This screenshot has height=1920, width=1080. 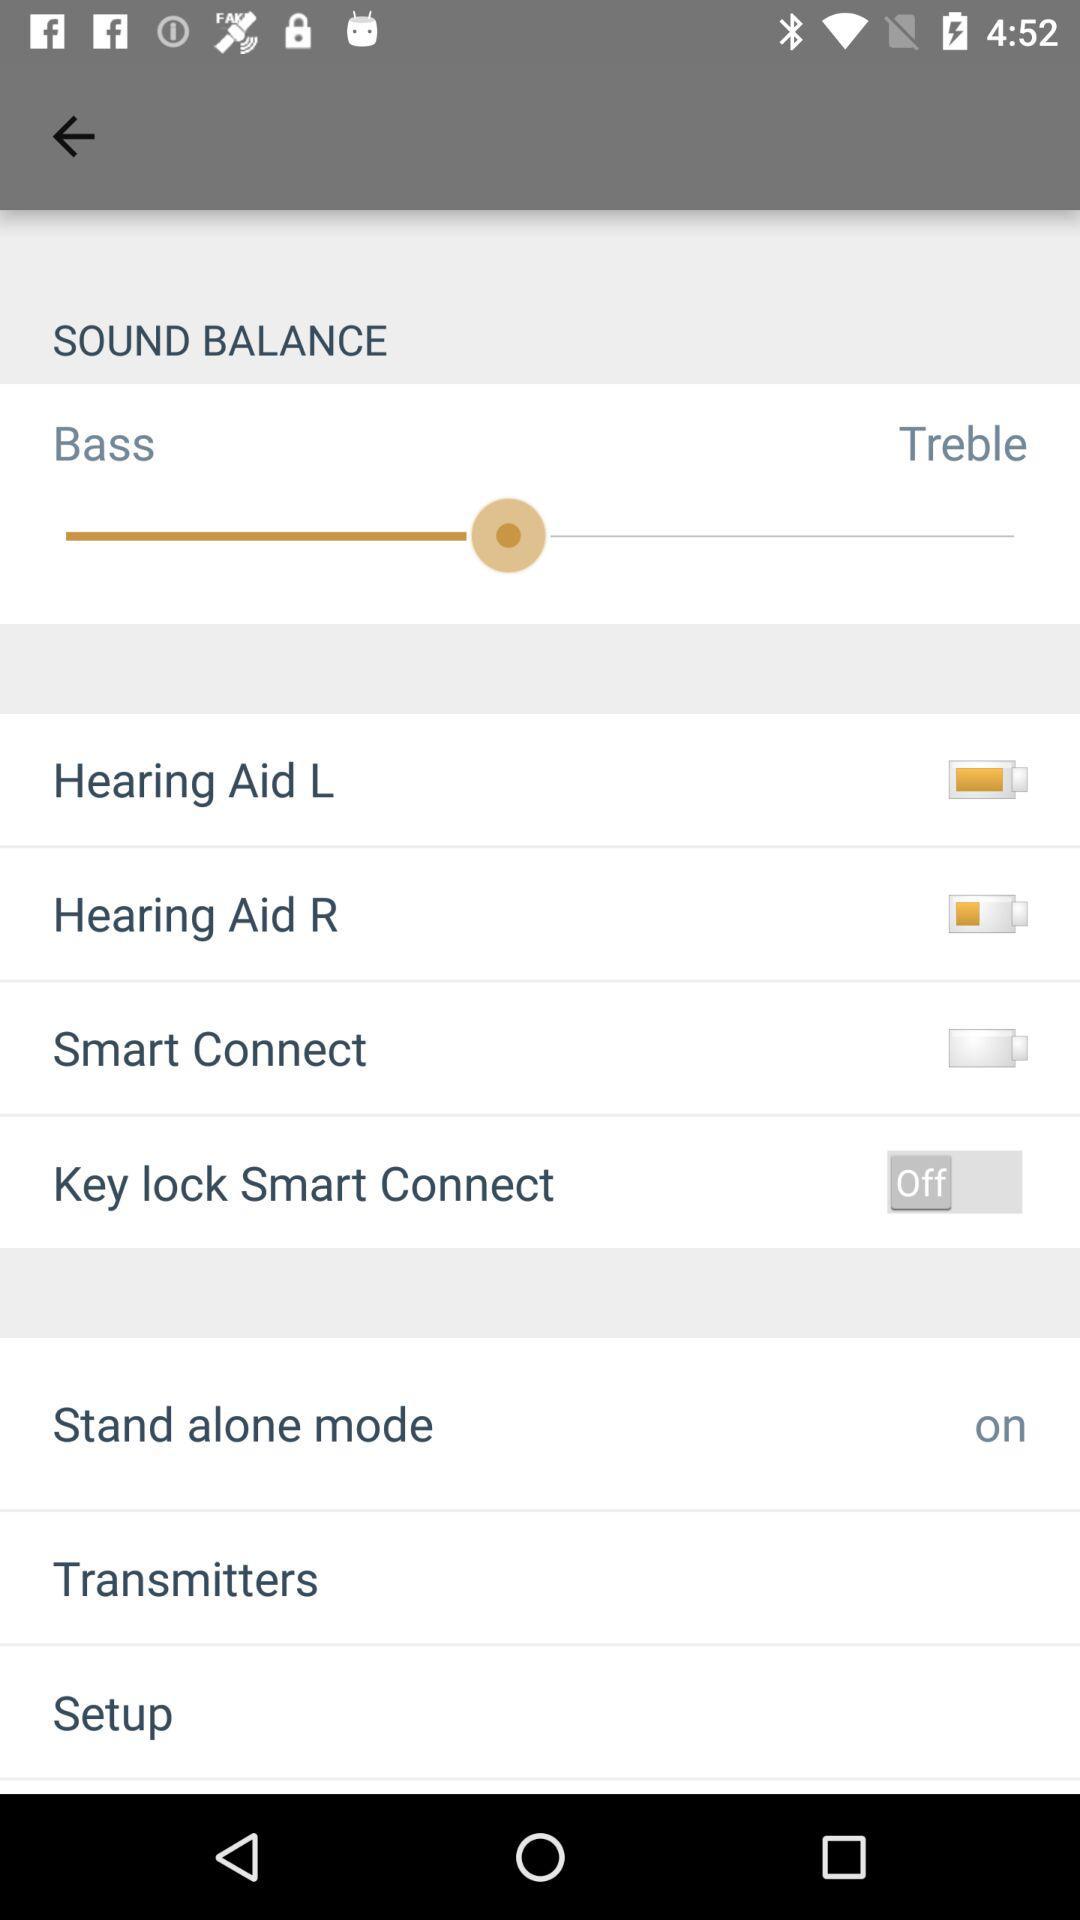 What do you see at coordinates (242, 1422) in the screenshot?
I see `the stand alone mode icon` at bounding box center [242, 1422].